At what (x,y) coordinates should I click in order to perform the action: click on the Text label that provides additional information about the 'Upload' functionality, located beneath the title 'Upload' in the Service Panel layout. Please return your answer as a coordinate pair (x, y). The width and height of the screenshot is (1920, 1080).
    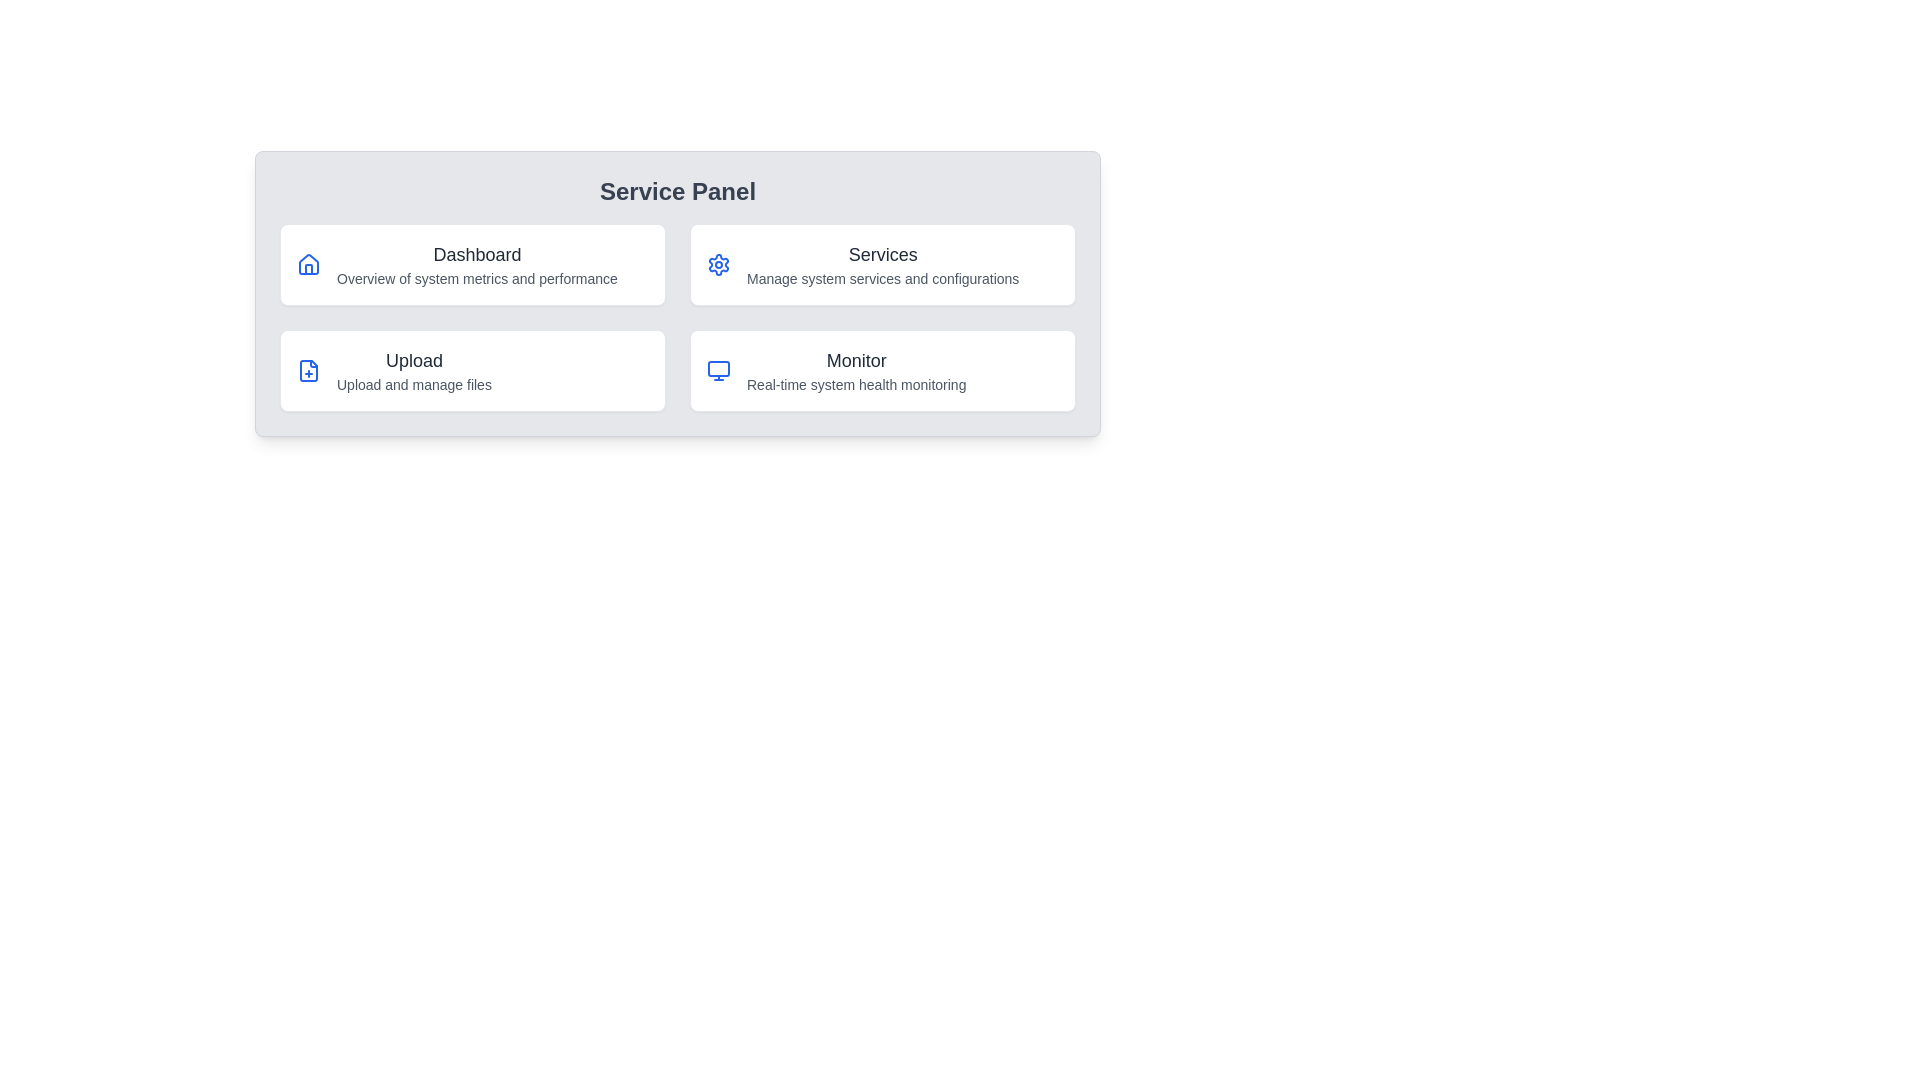
    Looking at the image, I should click on (413, 385).